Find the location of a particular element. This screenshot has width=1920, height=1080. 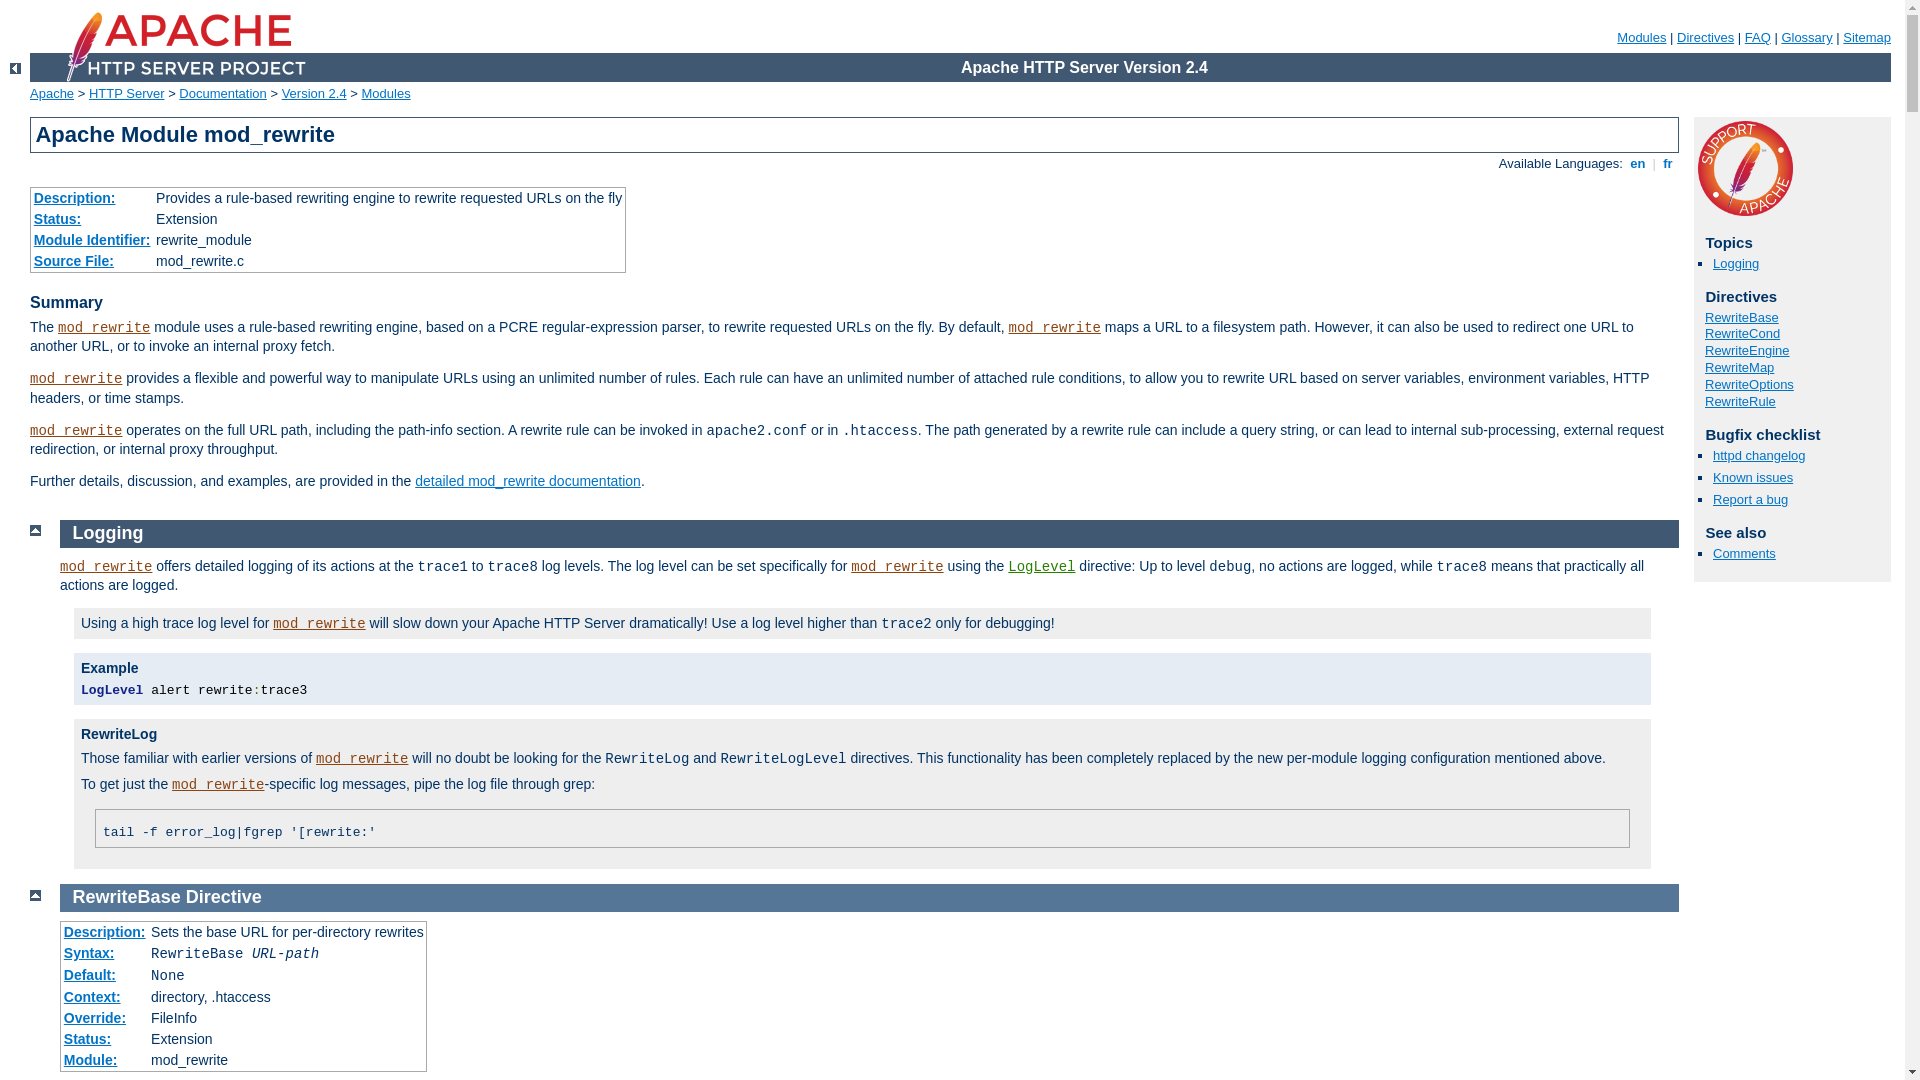

'RewriteRule' is located at coordinates (1739, 401).